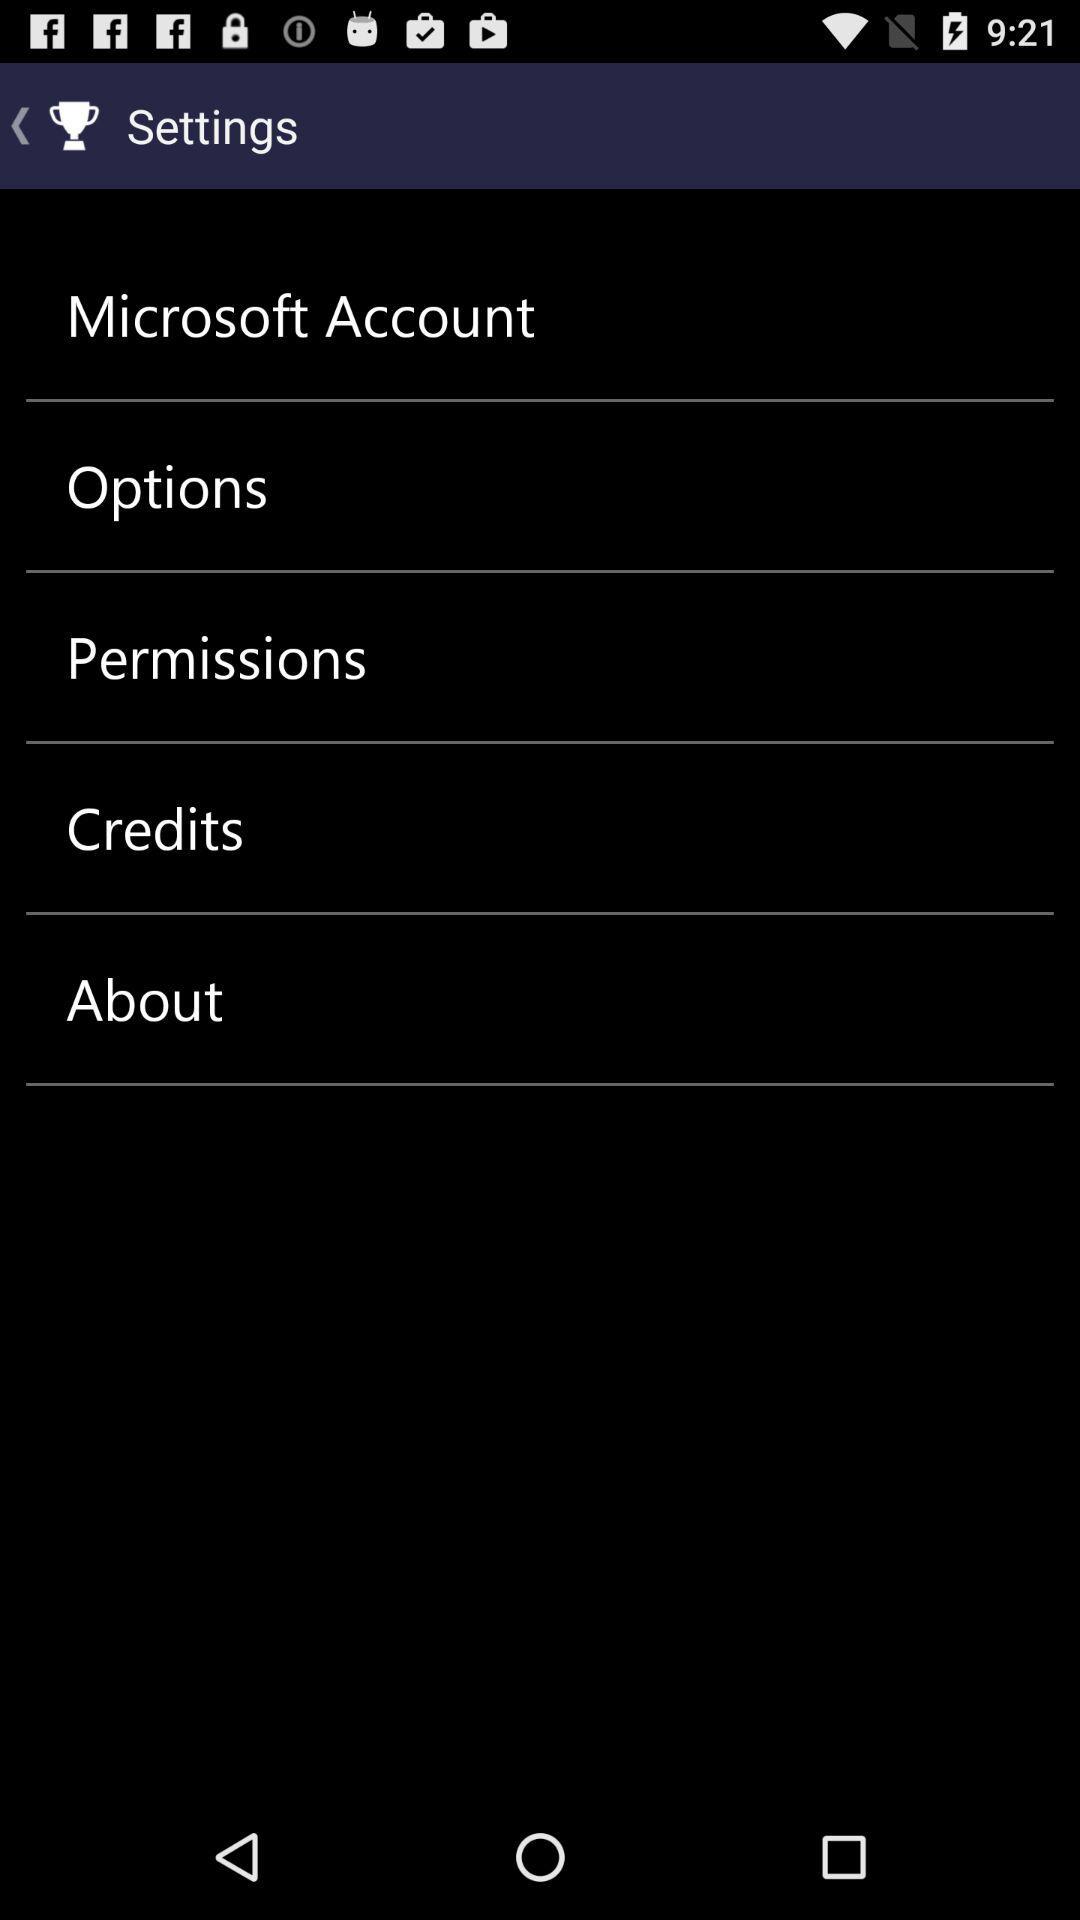  Describe the element at coordinates (166, 485) in the screenshot. I see `item below the microsoft account` at that location.